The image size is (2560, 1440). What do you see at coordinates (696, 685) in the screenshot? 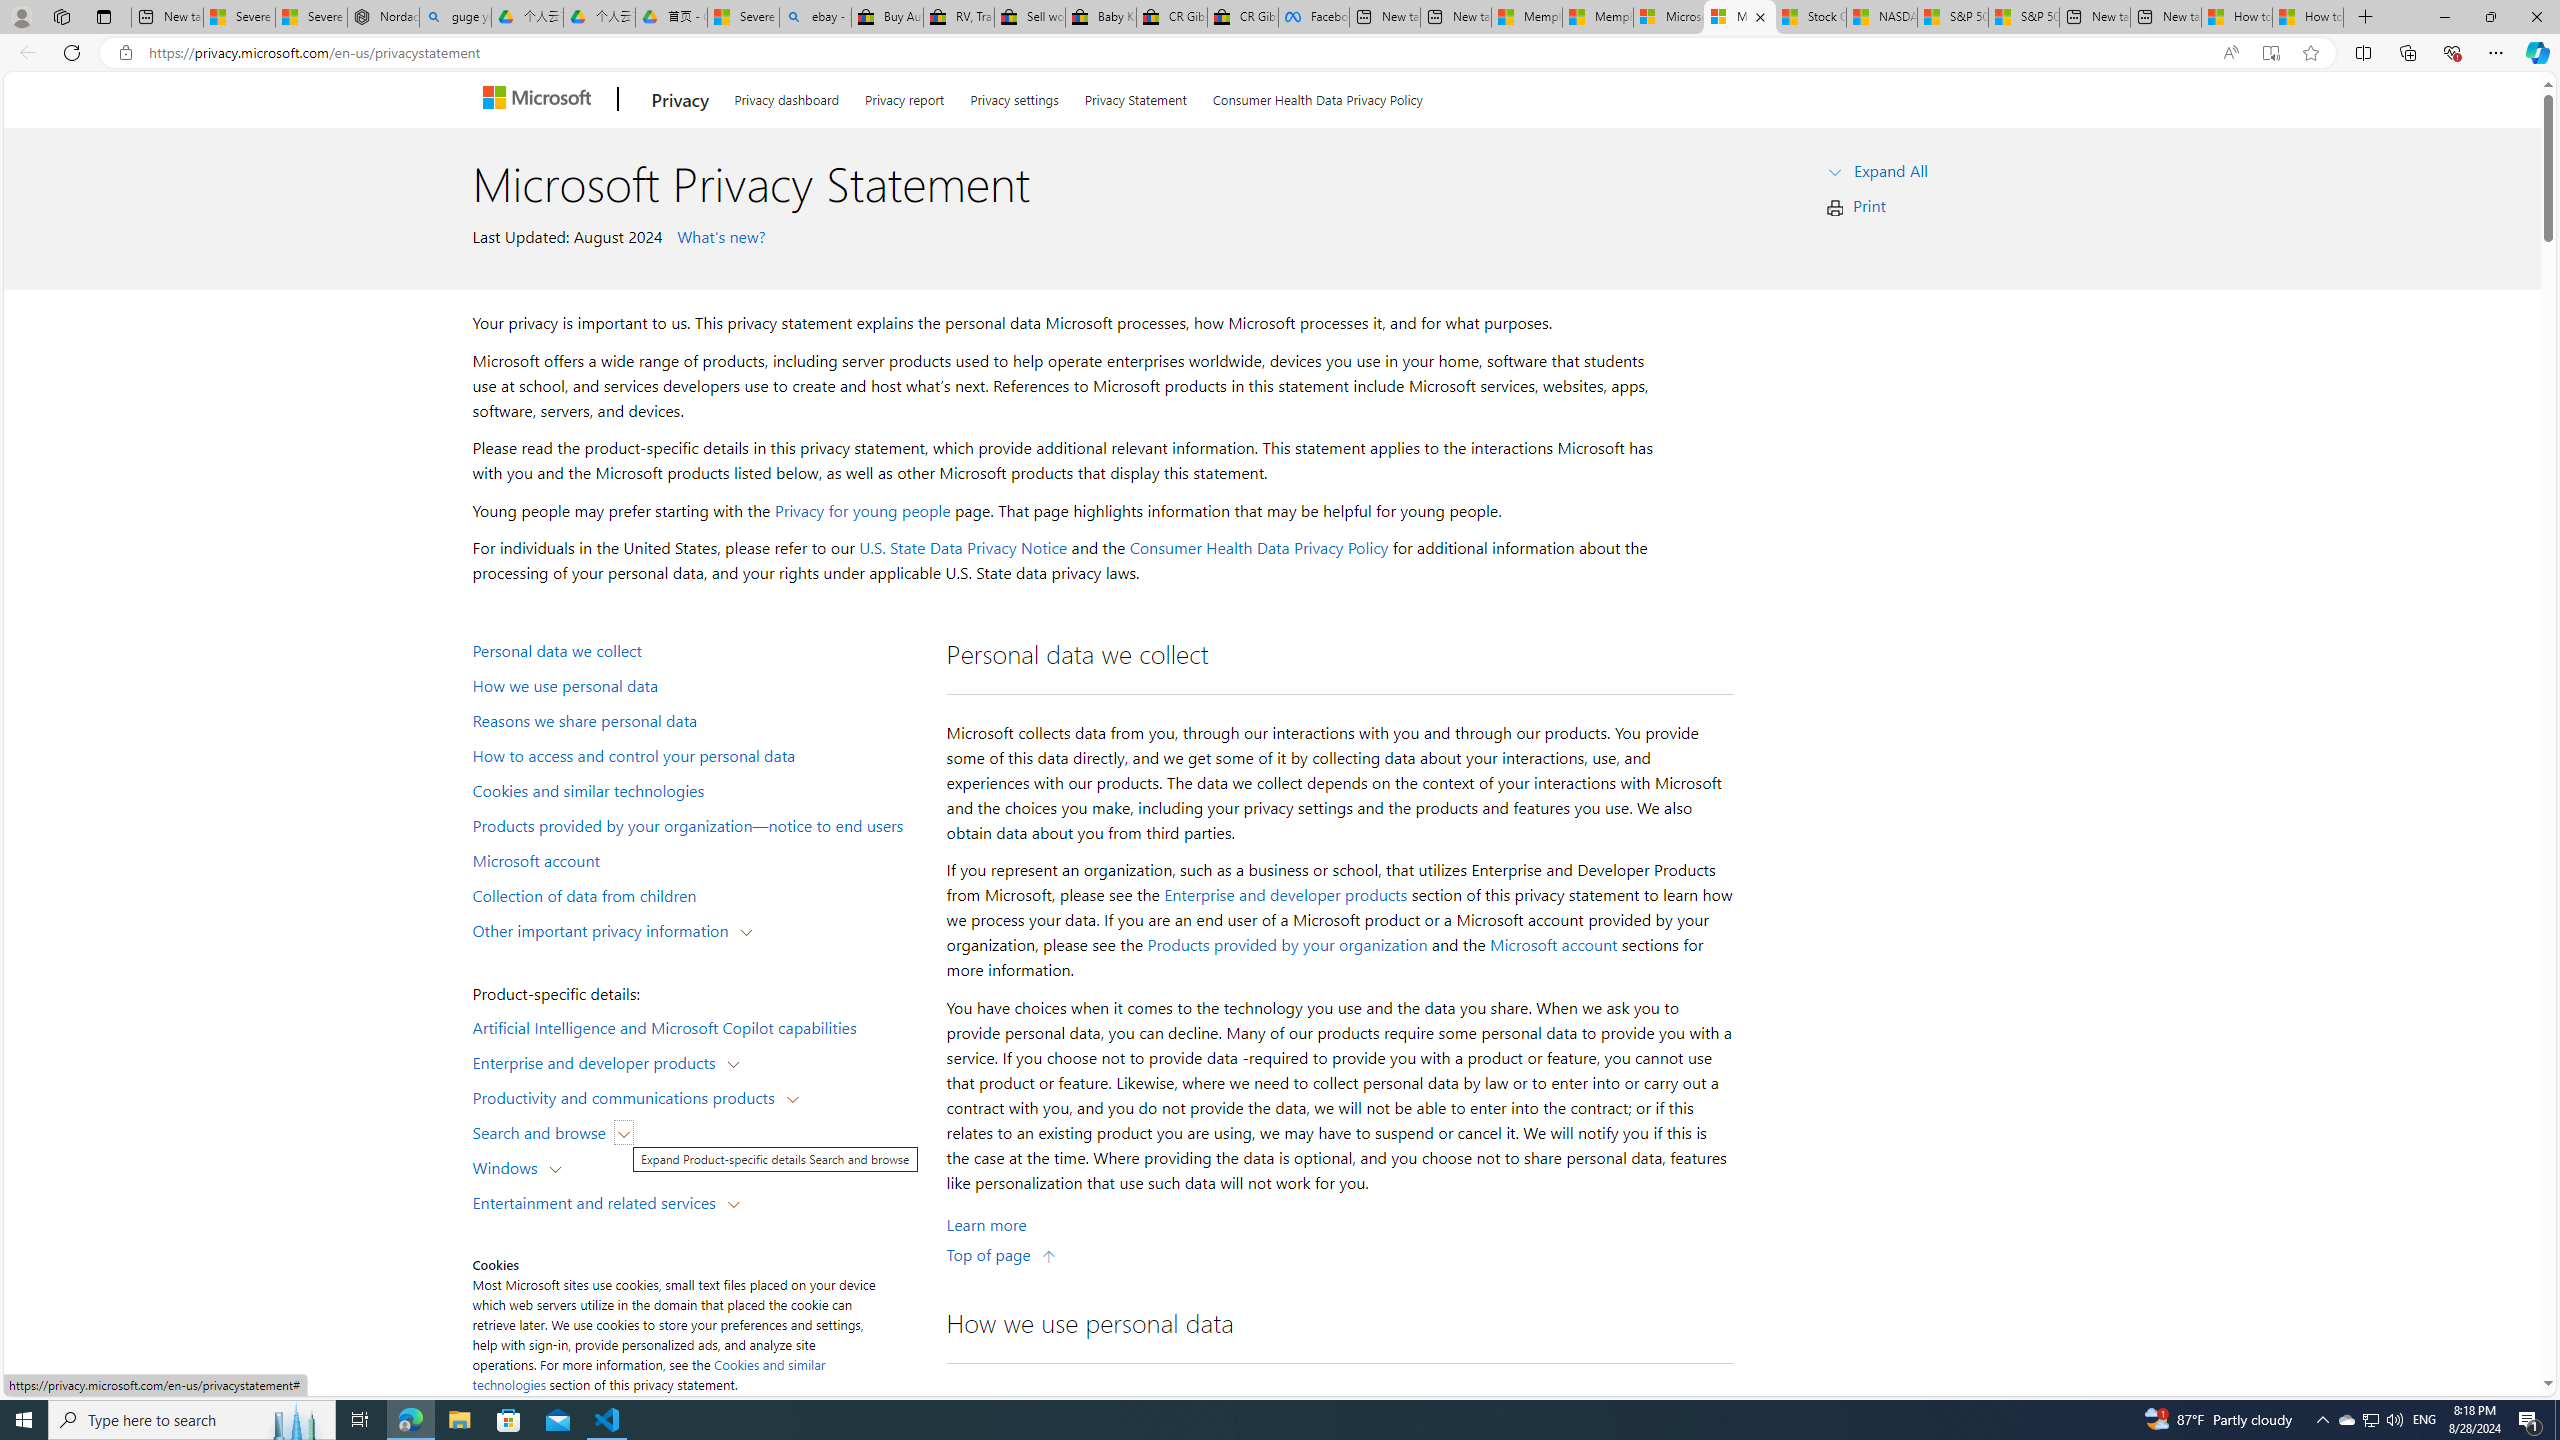
I see `'How we use personal data'` at bounding box center [696, 685].